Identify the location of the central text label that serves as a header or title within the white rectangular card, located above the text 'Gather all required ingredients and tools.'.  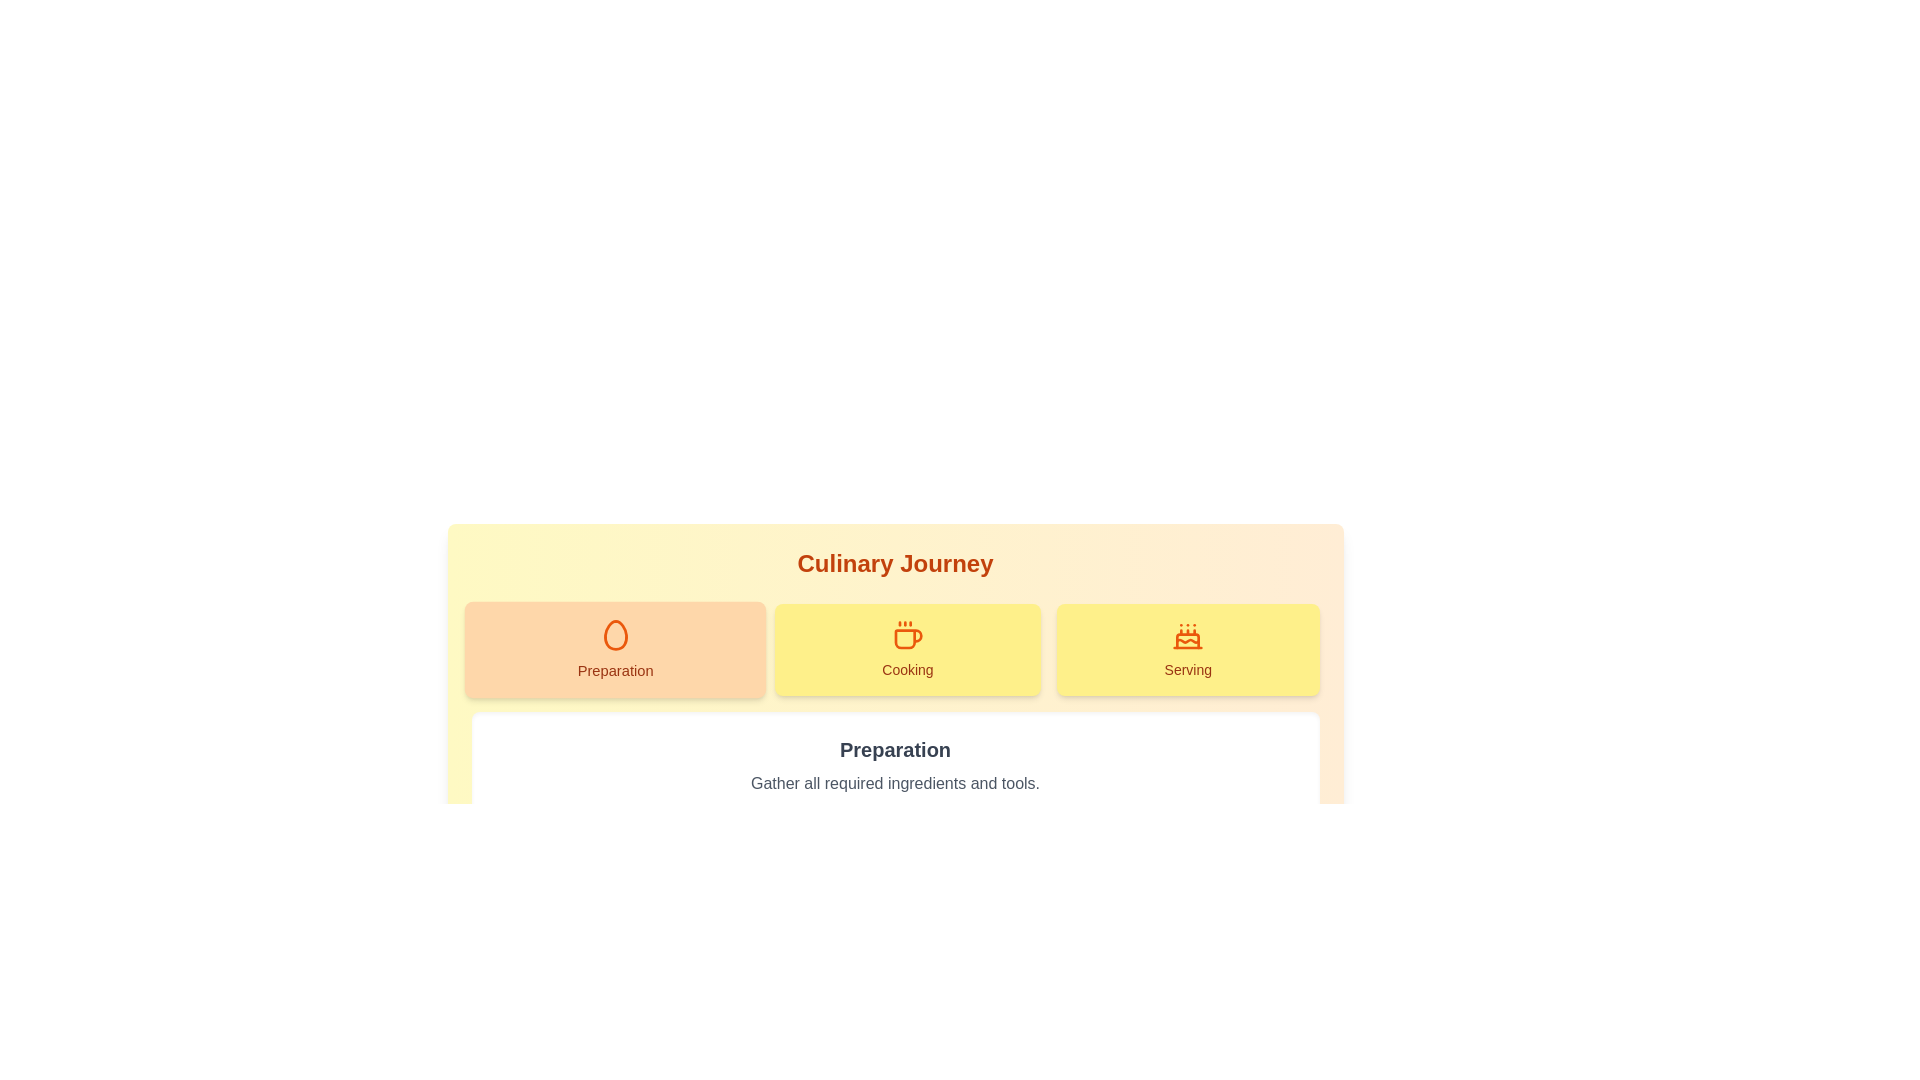
(894, 749).